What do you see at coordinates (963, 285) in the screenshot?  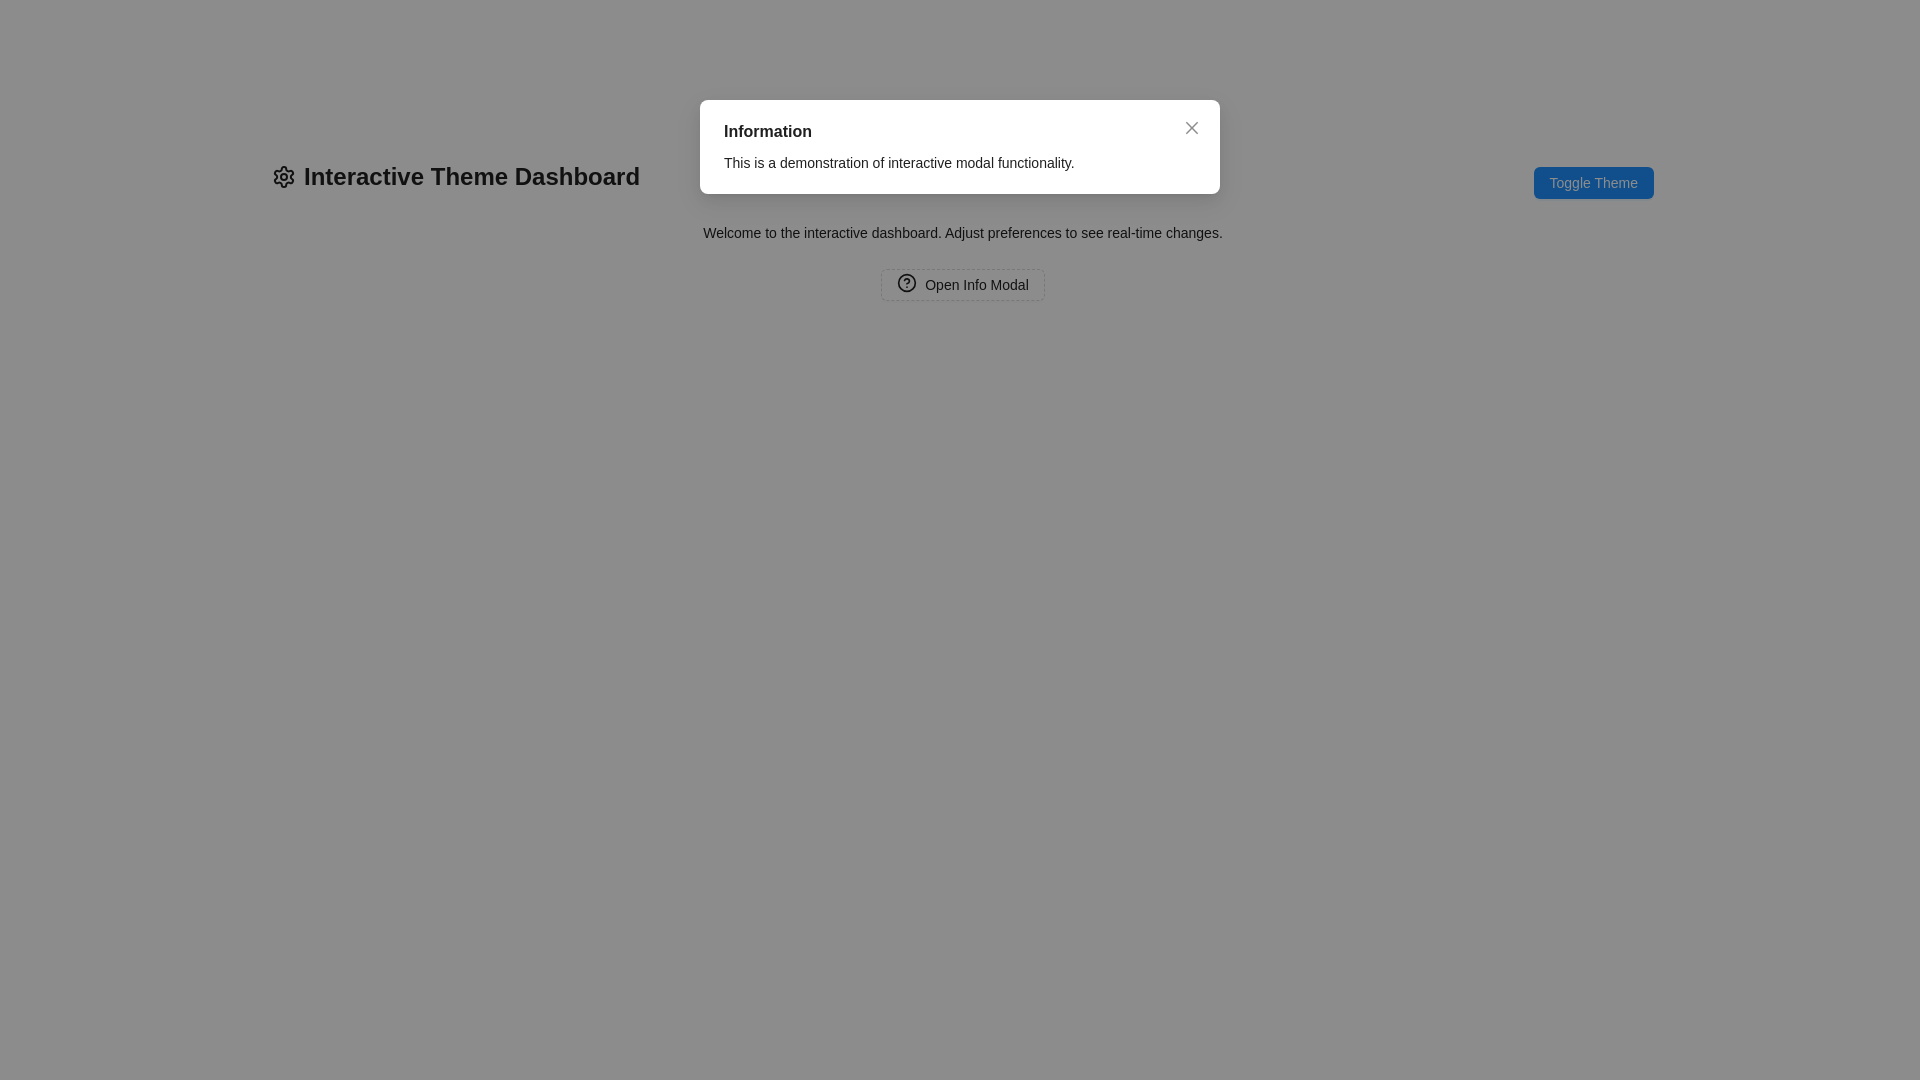 I see `the button labeled 'Open Info Modal' with dashed outlines and a circular icon on its left side` at bounding box center [963, 285].